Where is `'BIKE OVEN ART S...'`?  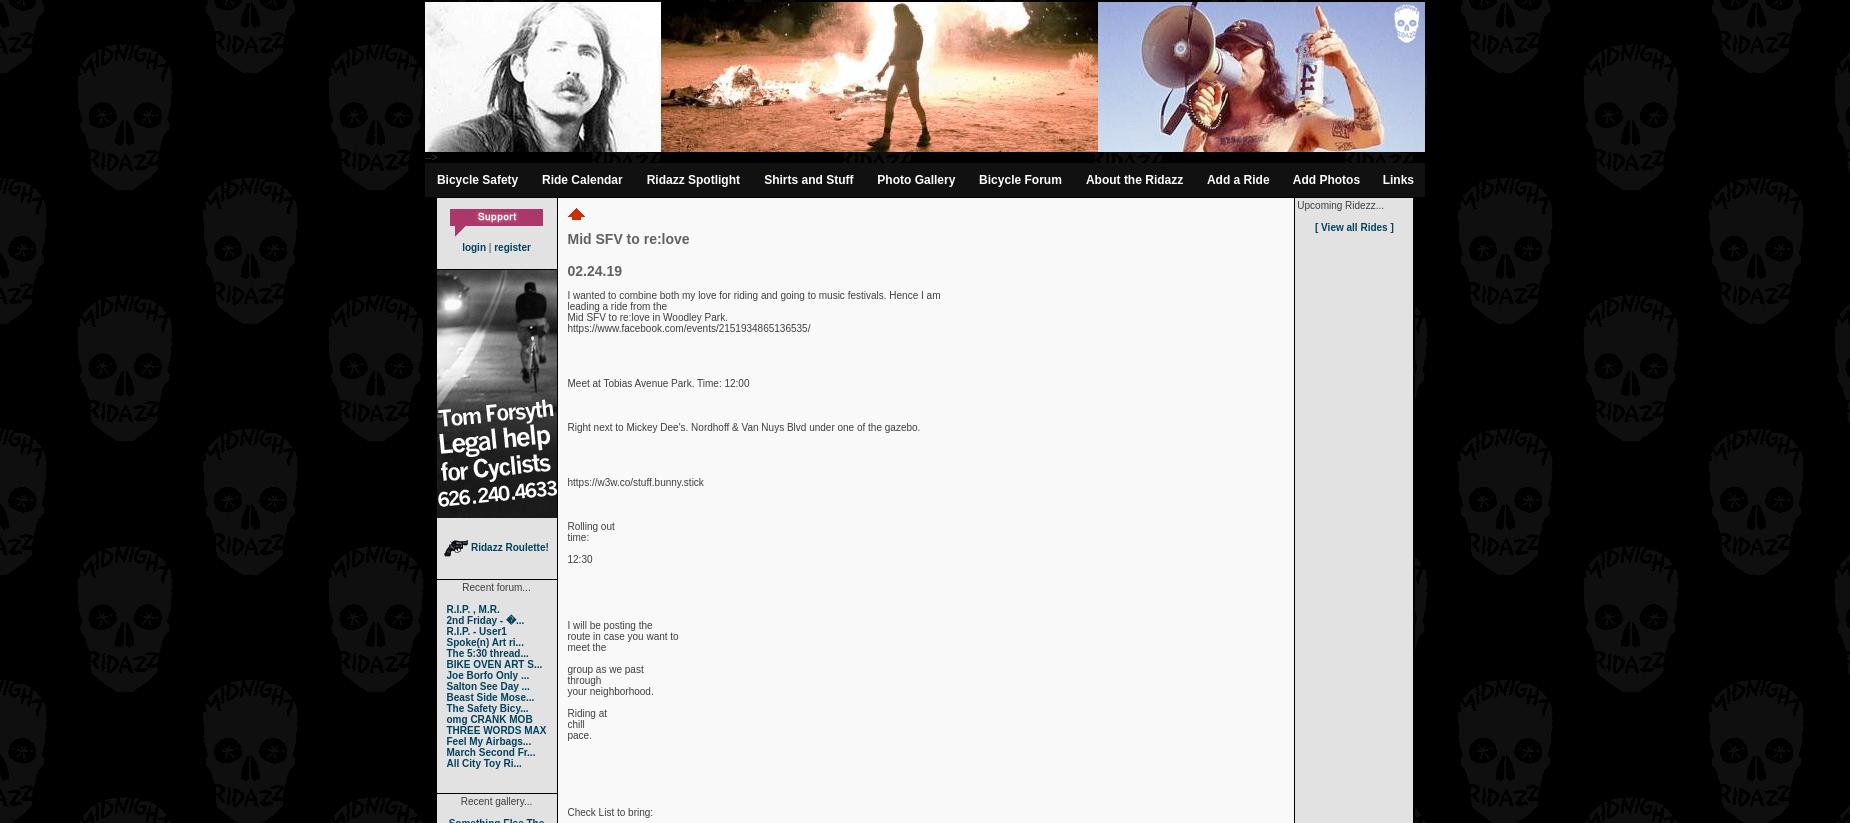
'BIKE OVEN ART S...' is located at coordinates (493, 664).